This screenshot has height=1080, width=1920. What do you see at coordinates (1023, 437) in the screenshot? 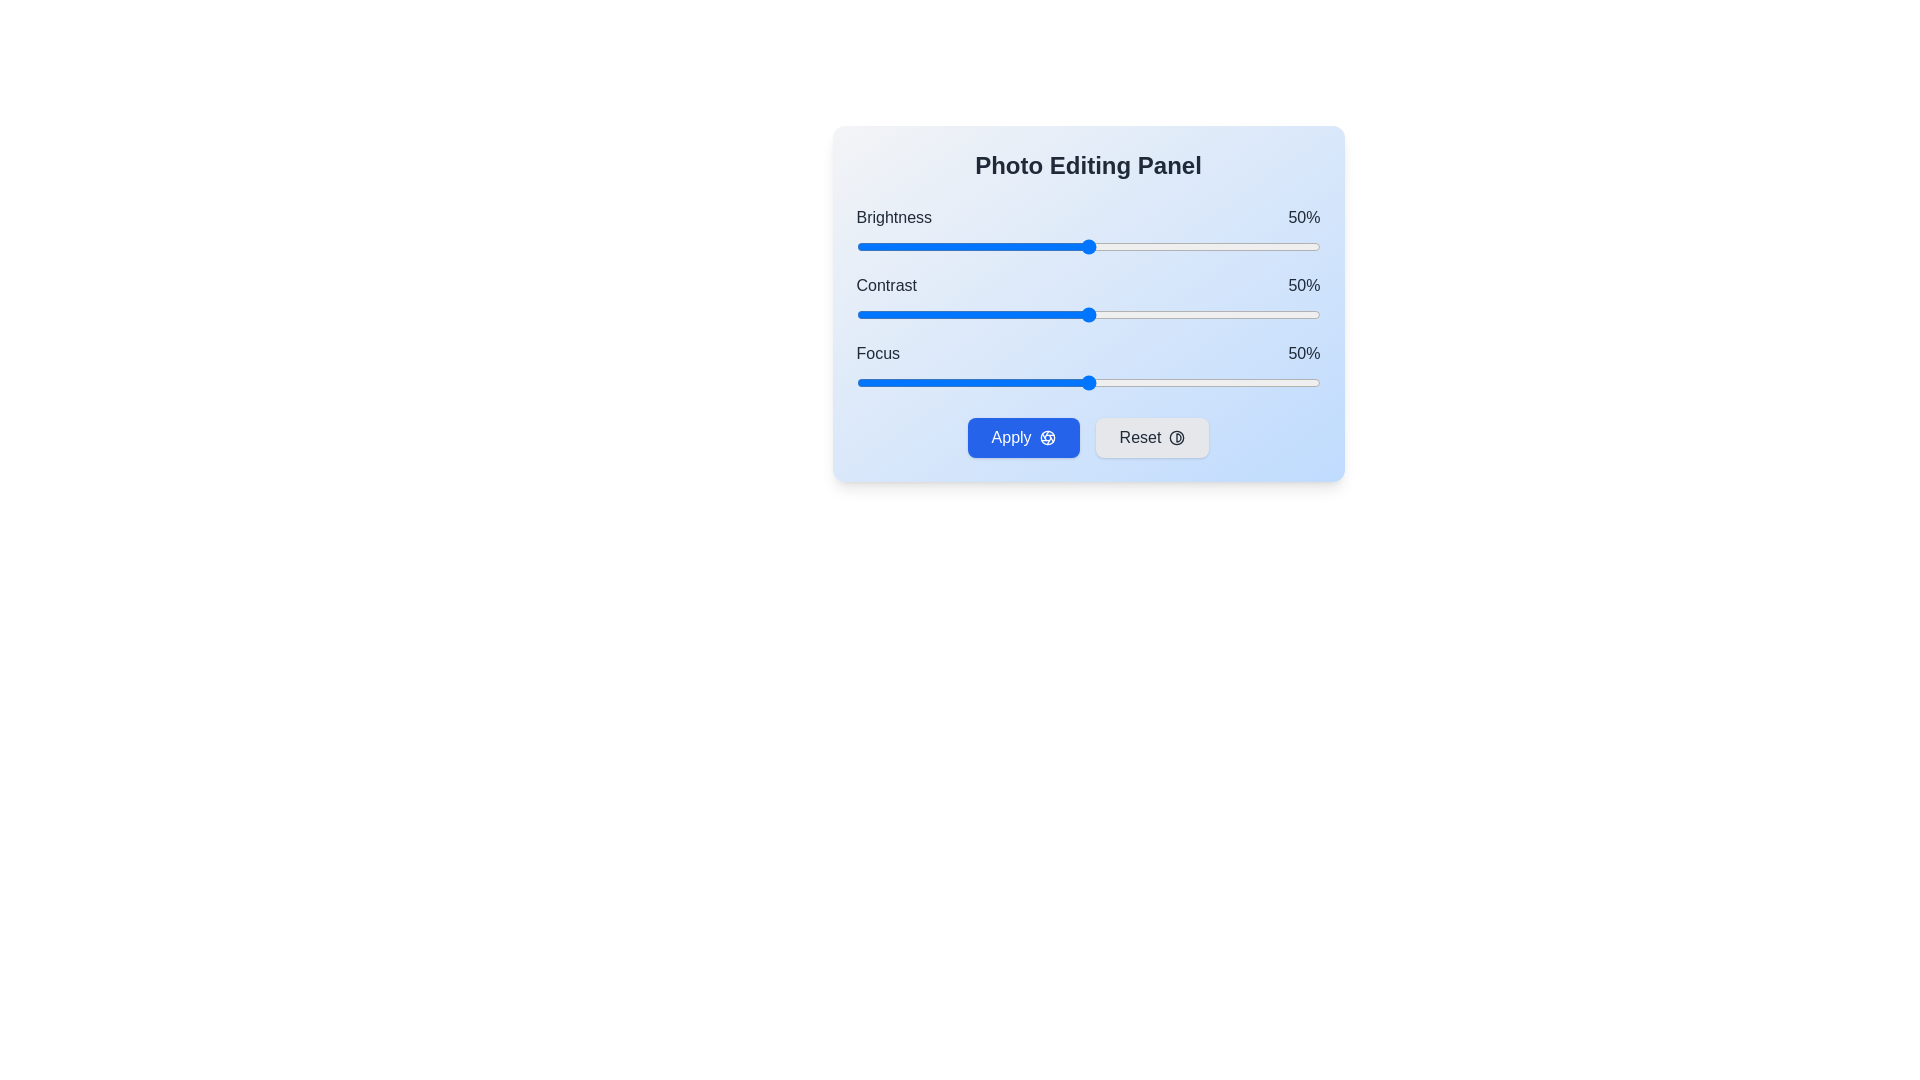
I see `the 'Apply' button to apply the changes` at bounding box center [1023, 437].